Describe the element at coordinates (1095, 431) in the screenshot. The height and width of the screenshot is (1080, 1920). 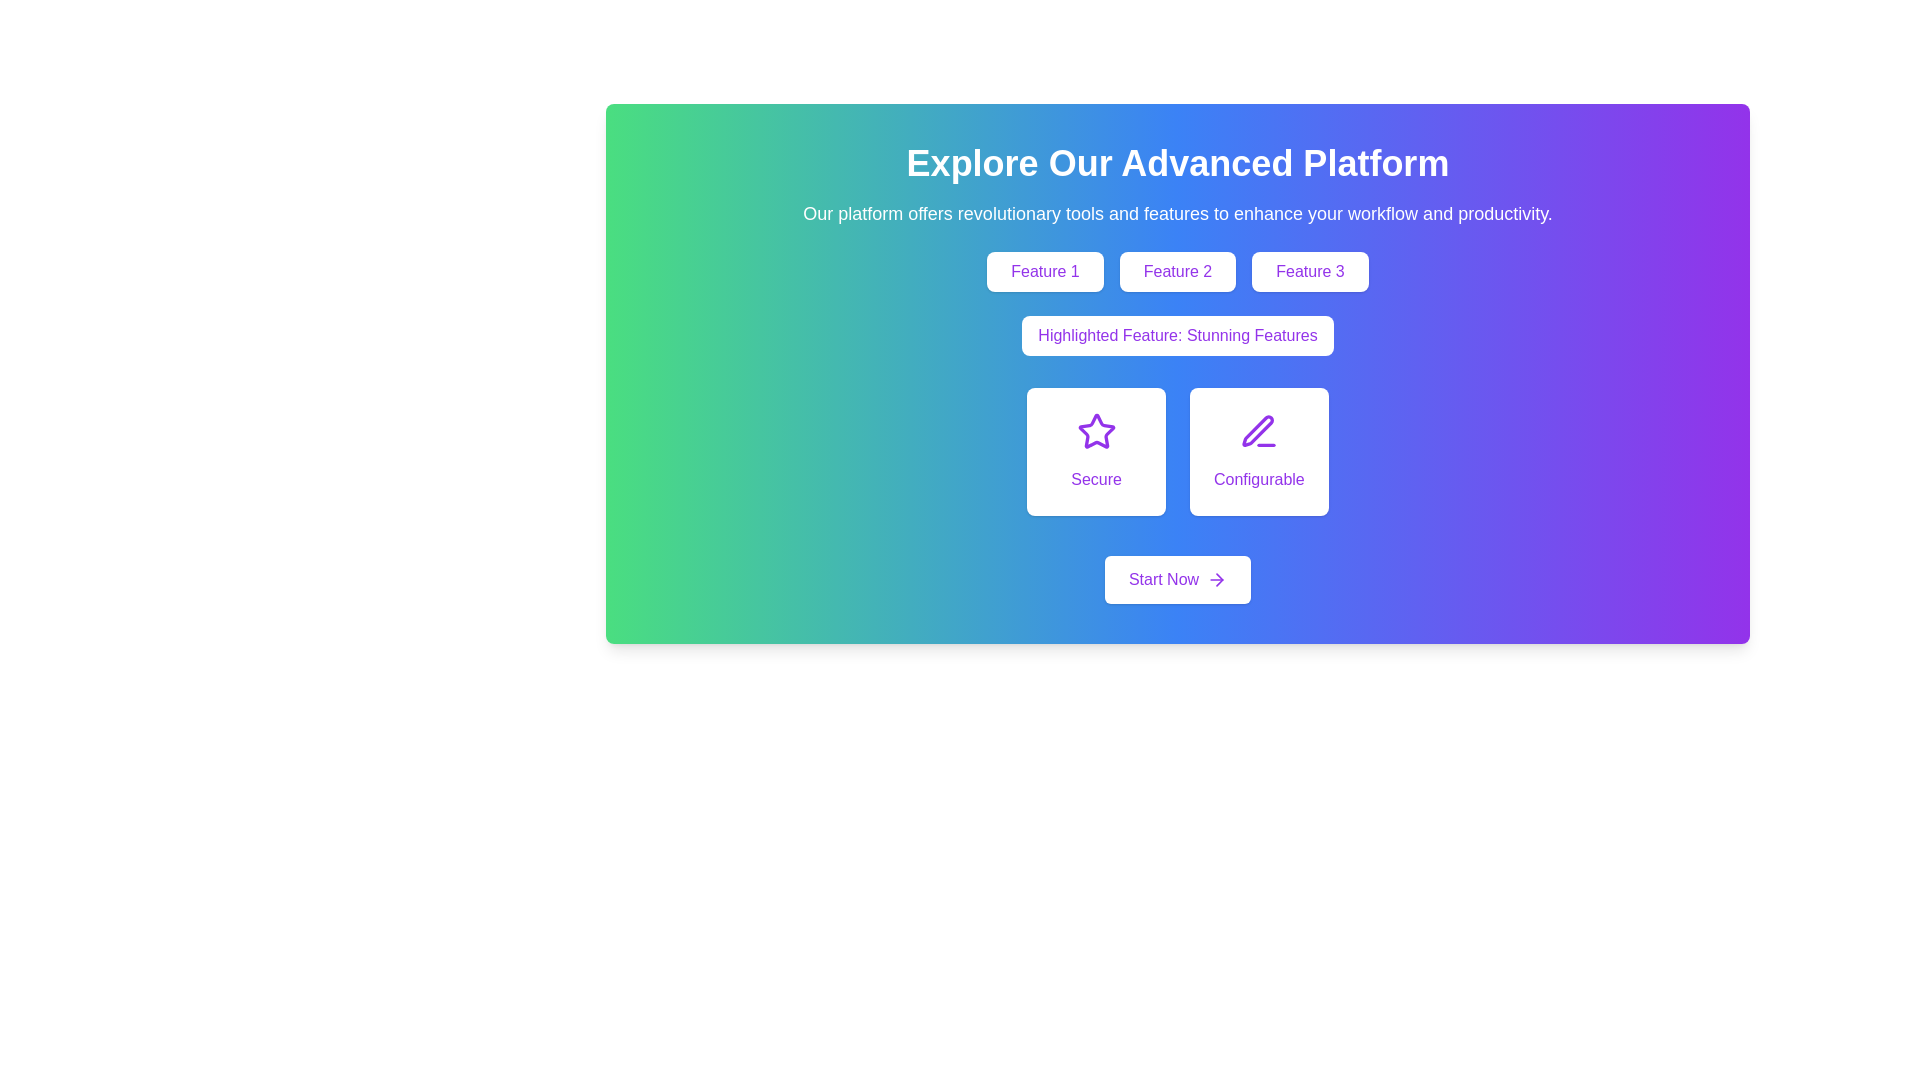
I see `the purple star icon located above the 'Secure' text label within the card component to observe the tooltip if present` at that location.